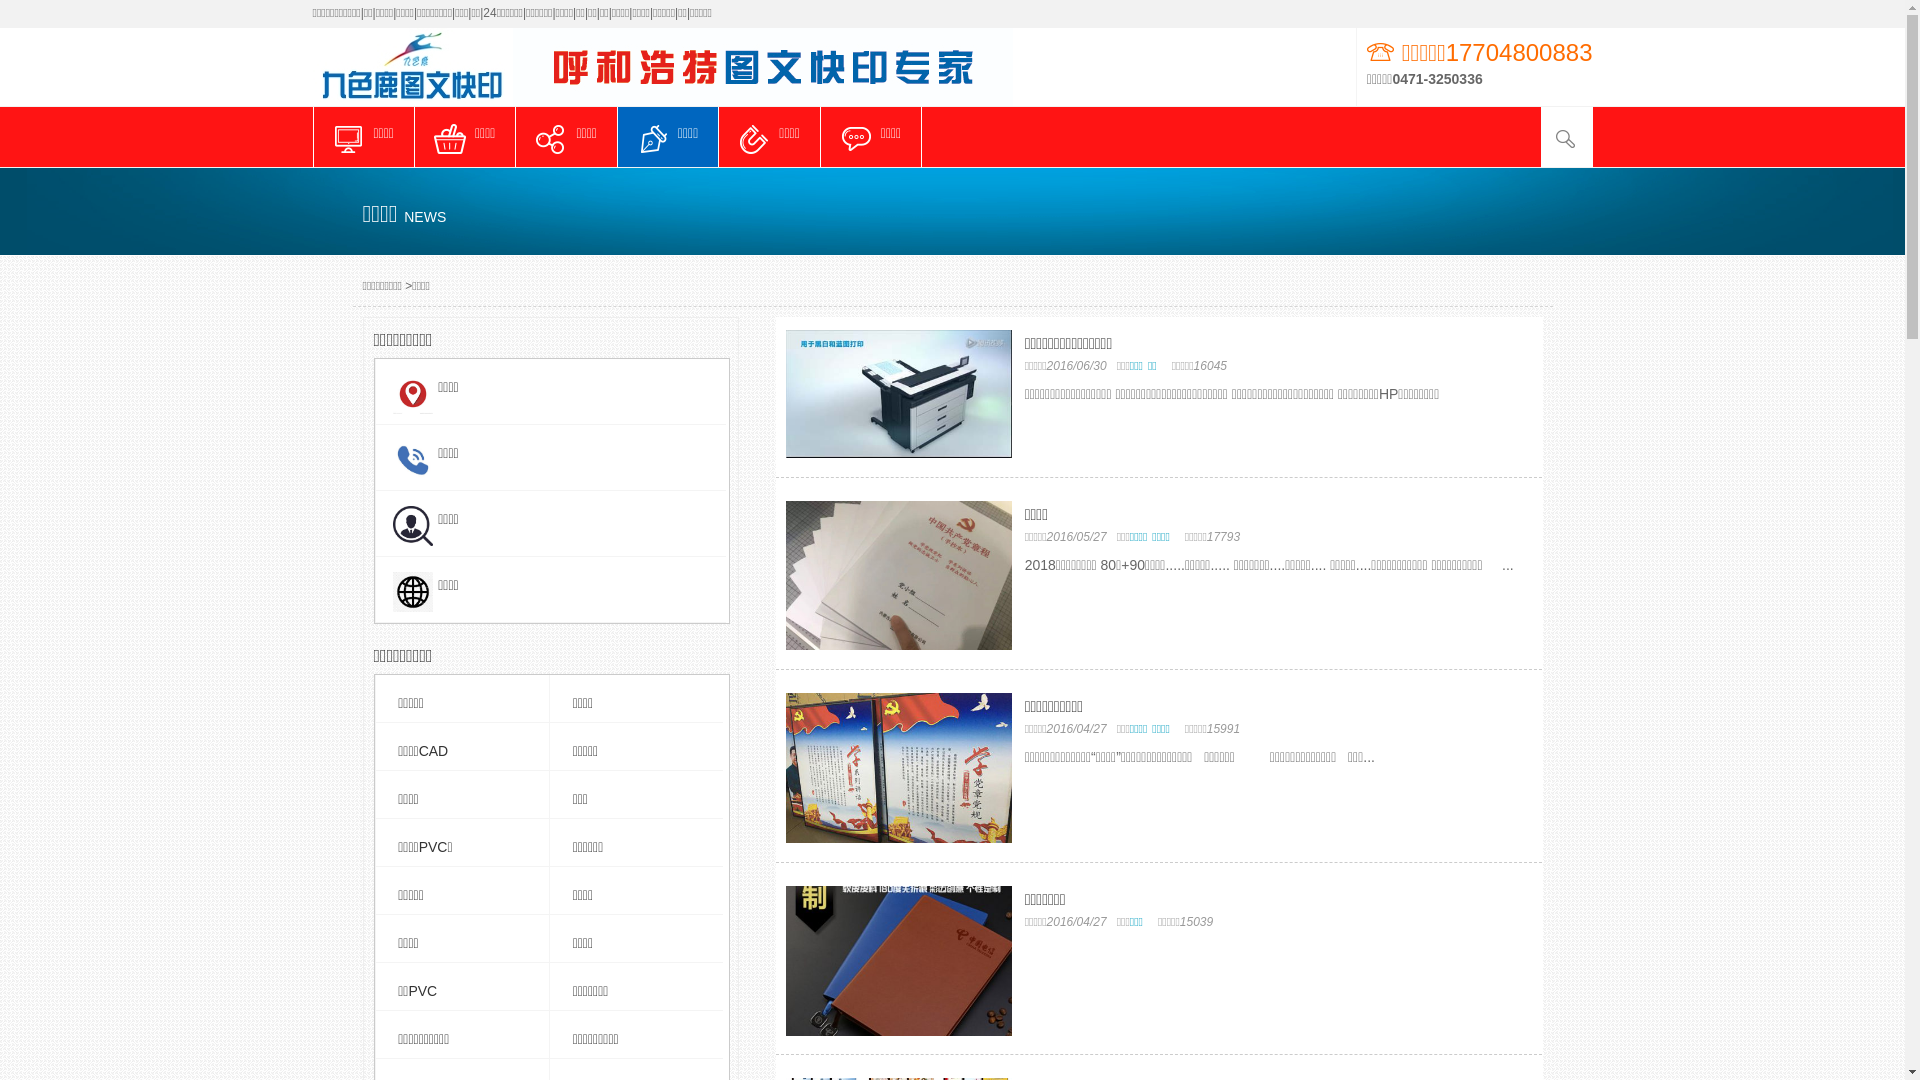  I want to click on '>', so click(406, 285).